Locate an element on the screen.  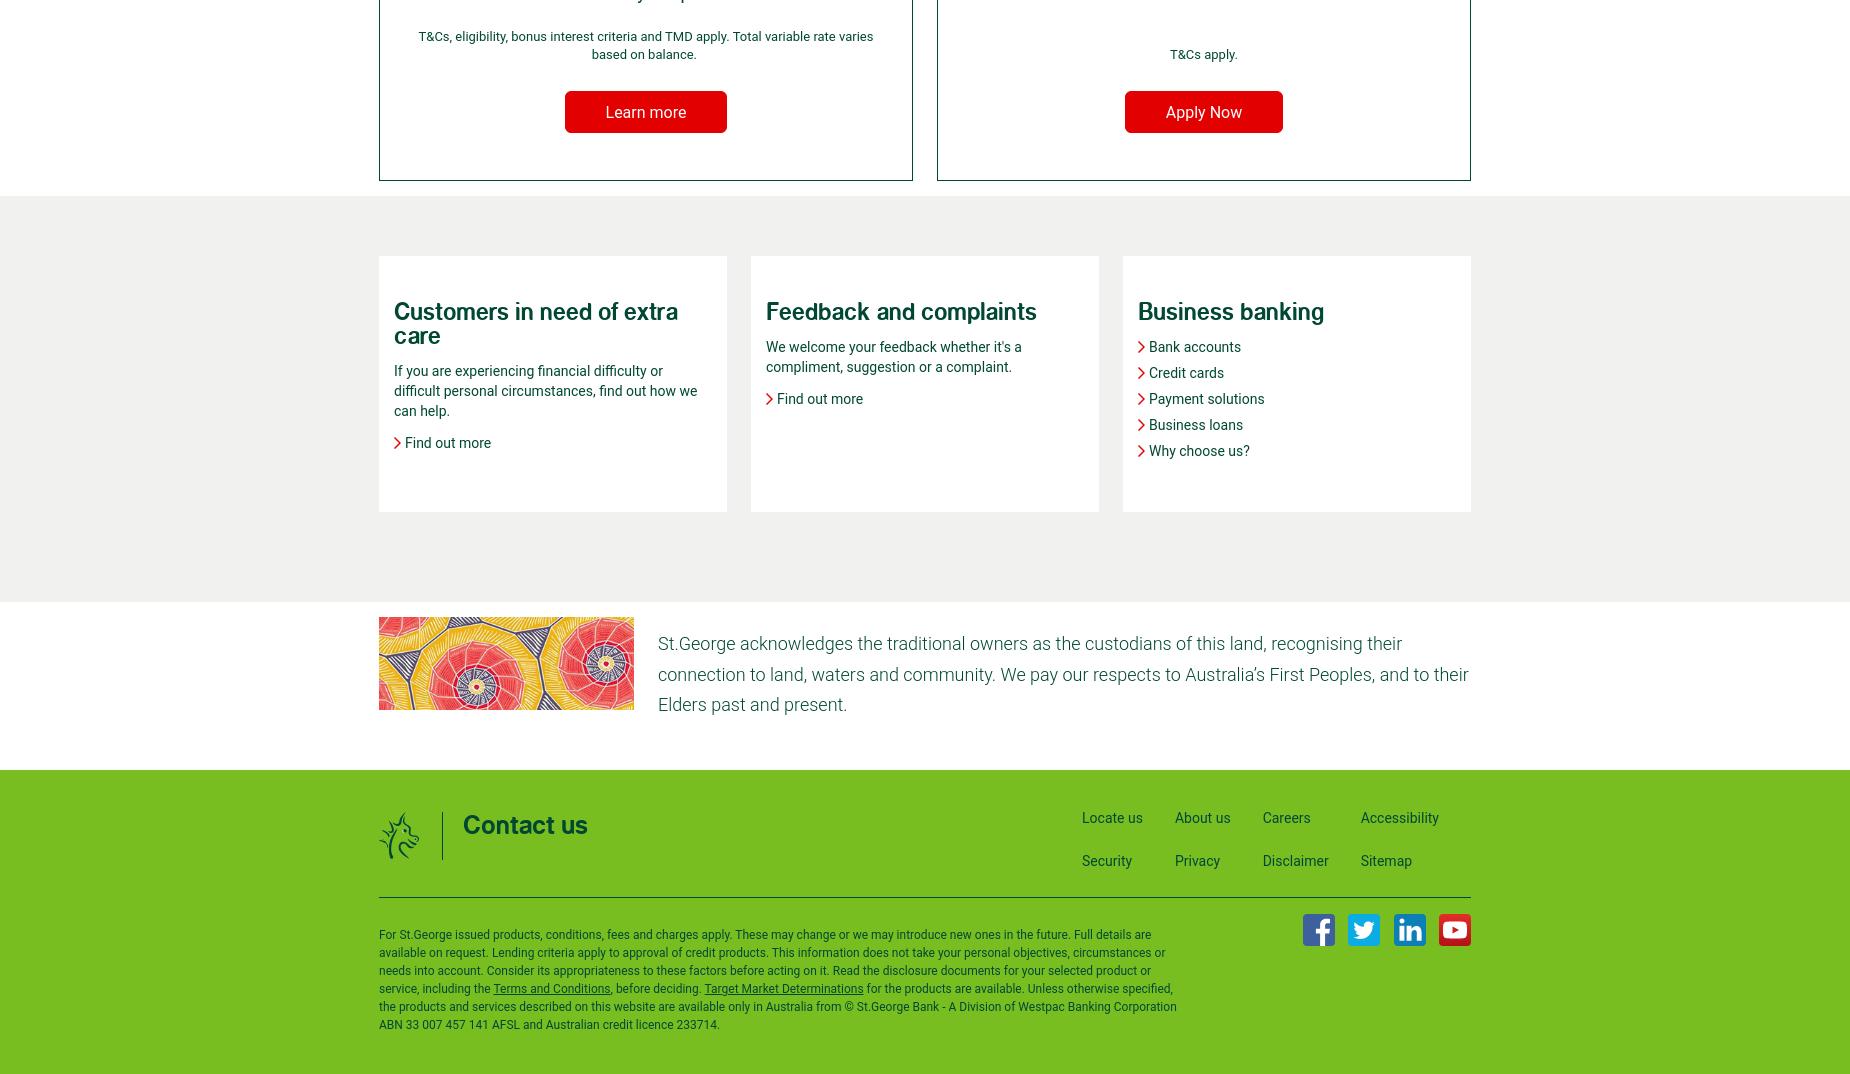
'If you are experiencing financial difficulty or difficult personal circumstances, find out how we can help.' is located at coordinates (545, 391).